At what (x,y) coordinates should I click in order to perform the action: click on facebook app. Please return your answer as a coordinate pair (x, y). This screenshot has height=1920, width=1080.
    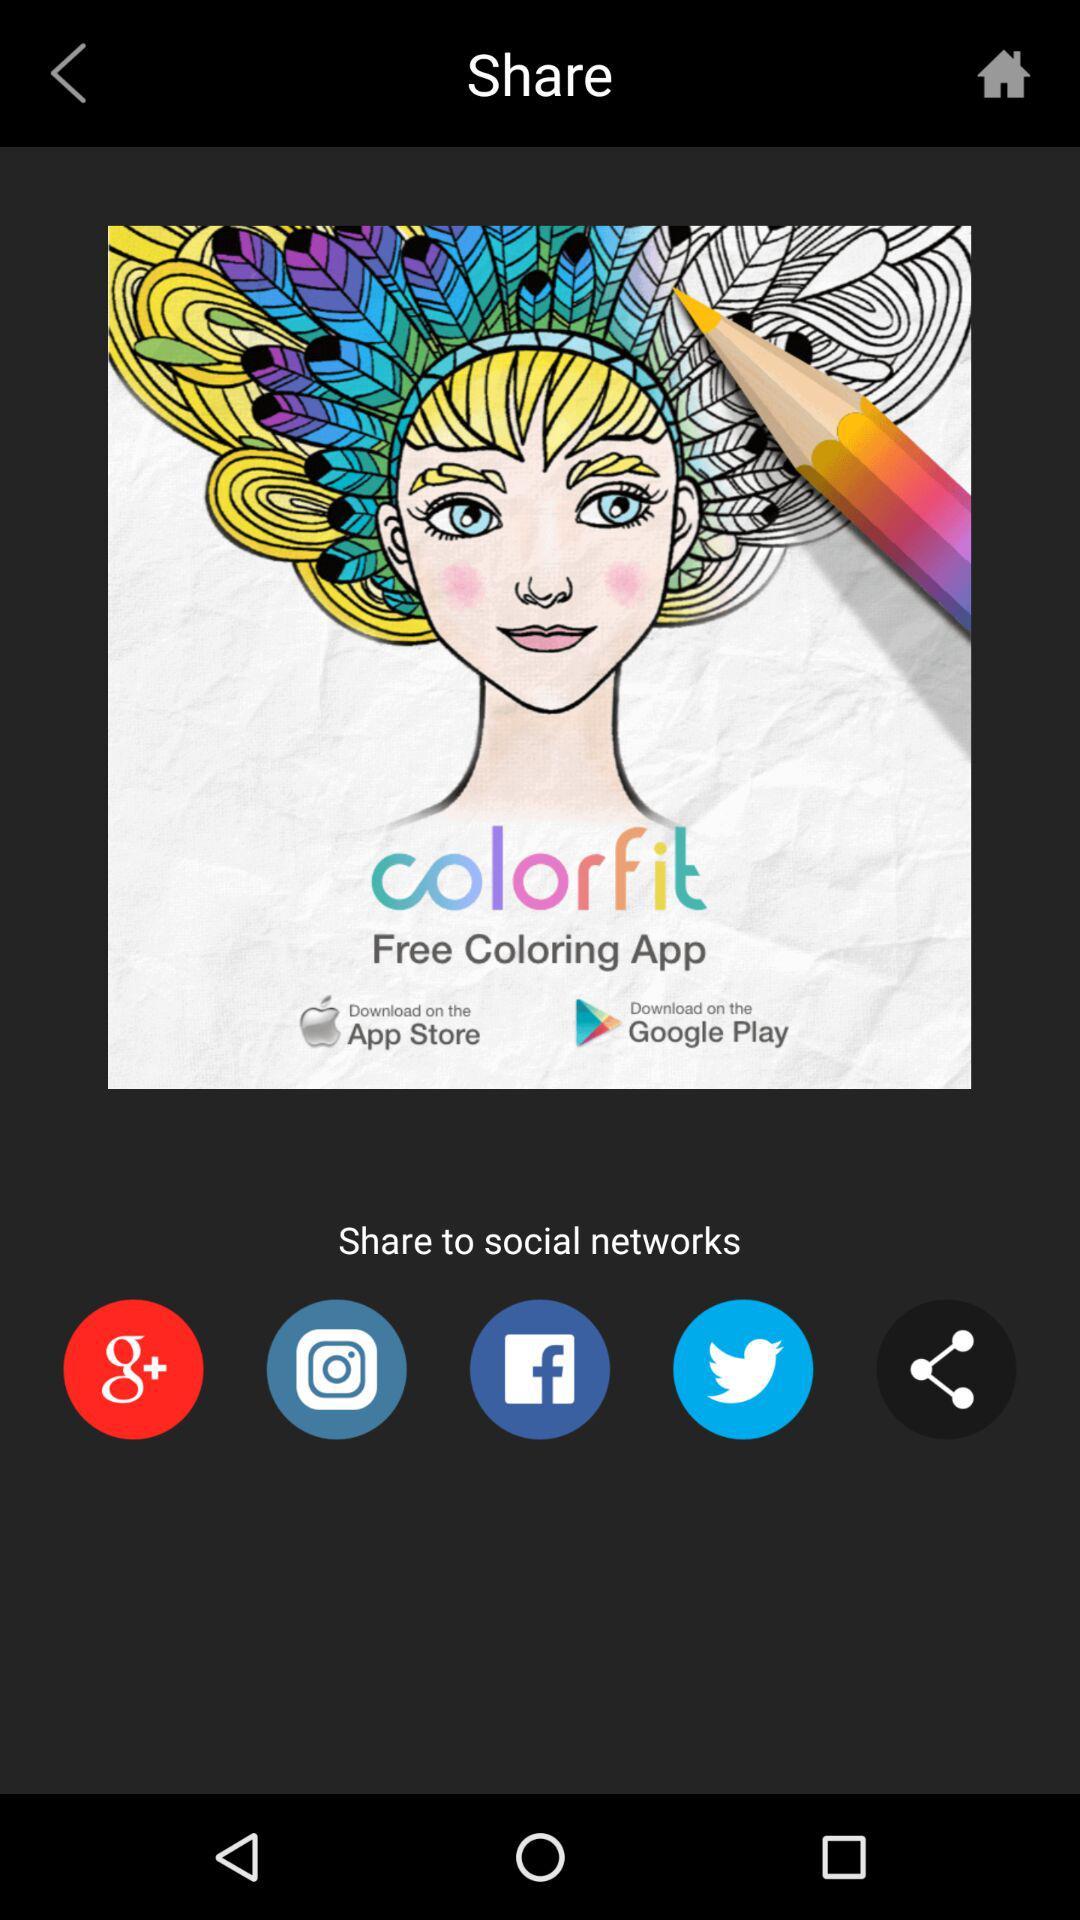
    Looking at the image, I should click on (538, 1368).